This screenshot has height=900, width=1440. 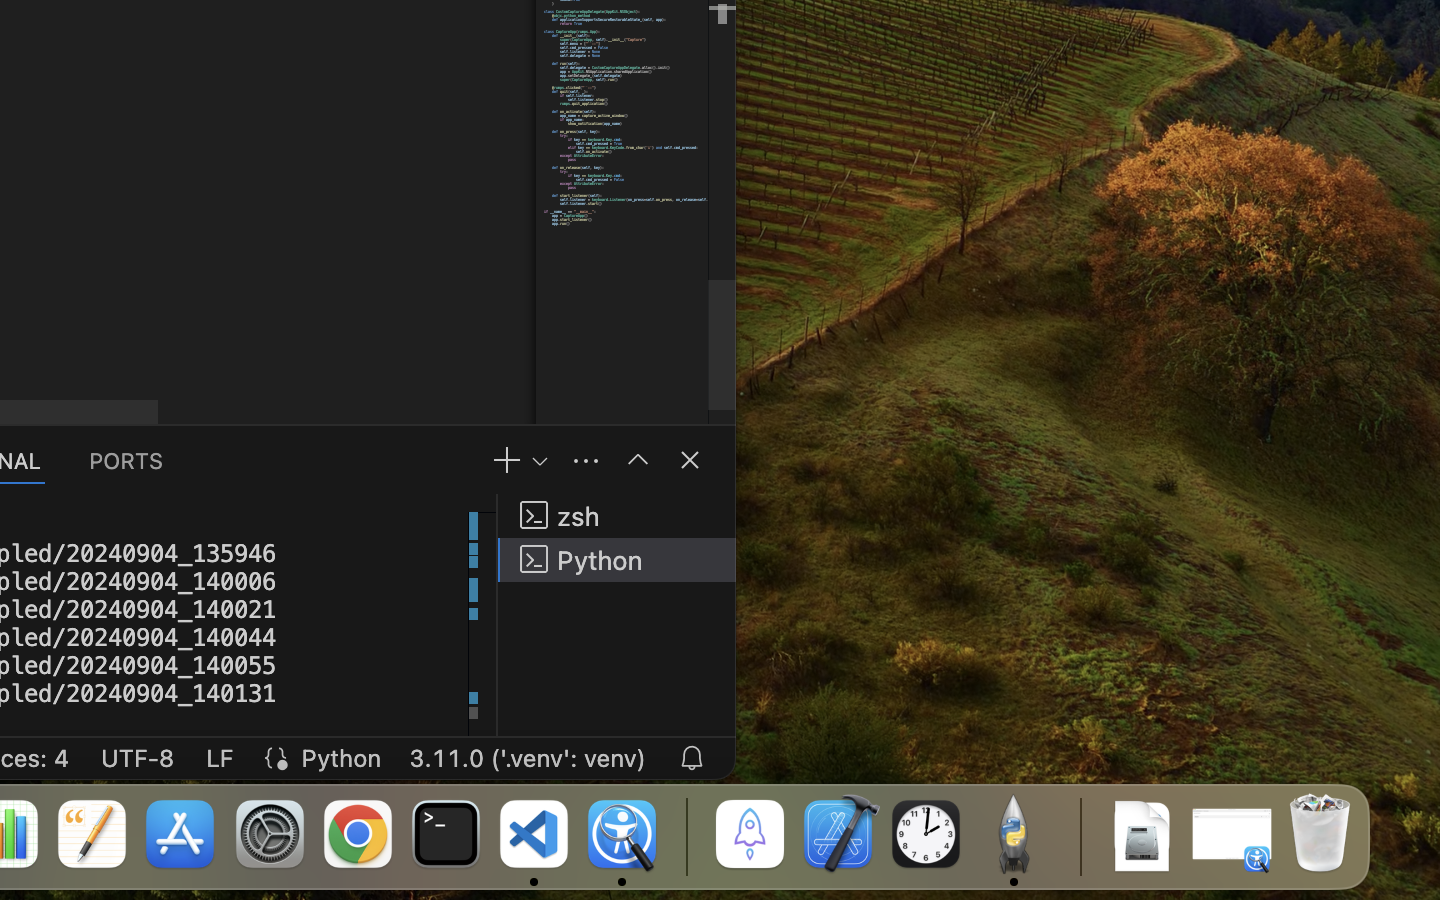 I want to click on 'Python ', so click(x=616, y=558).